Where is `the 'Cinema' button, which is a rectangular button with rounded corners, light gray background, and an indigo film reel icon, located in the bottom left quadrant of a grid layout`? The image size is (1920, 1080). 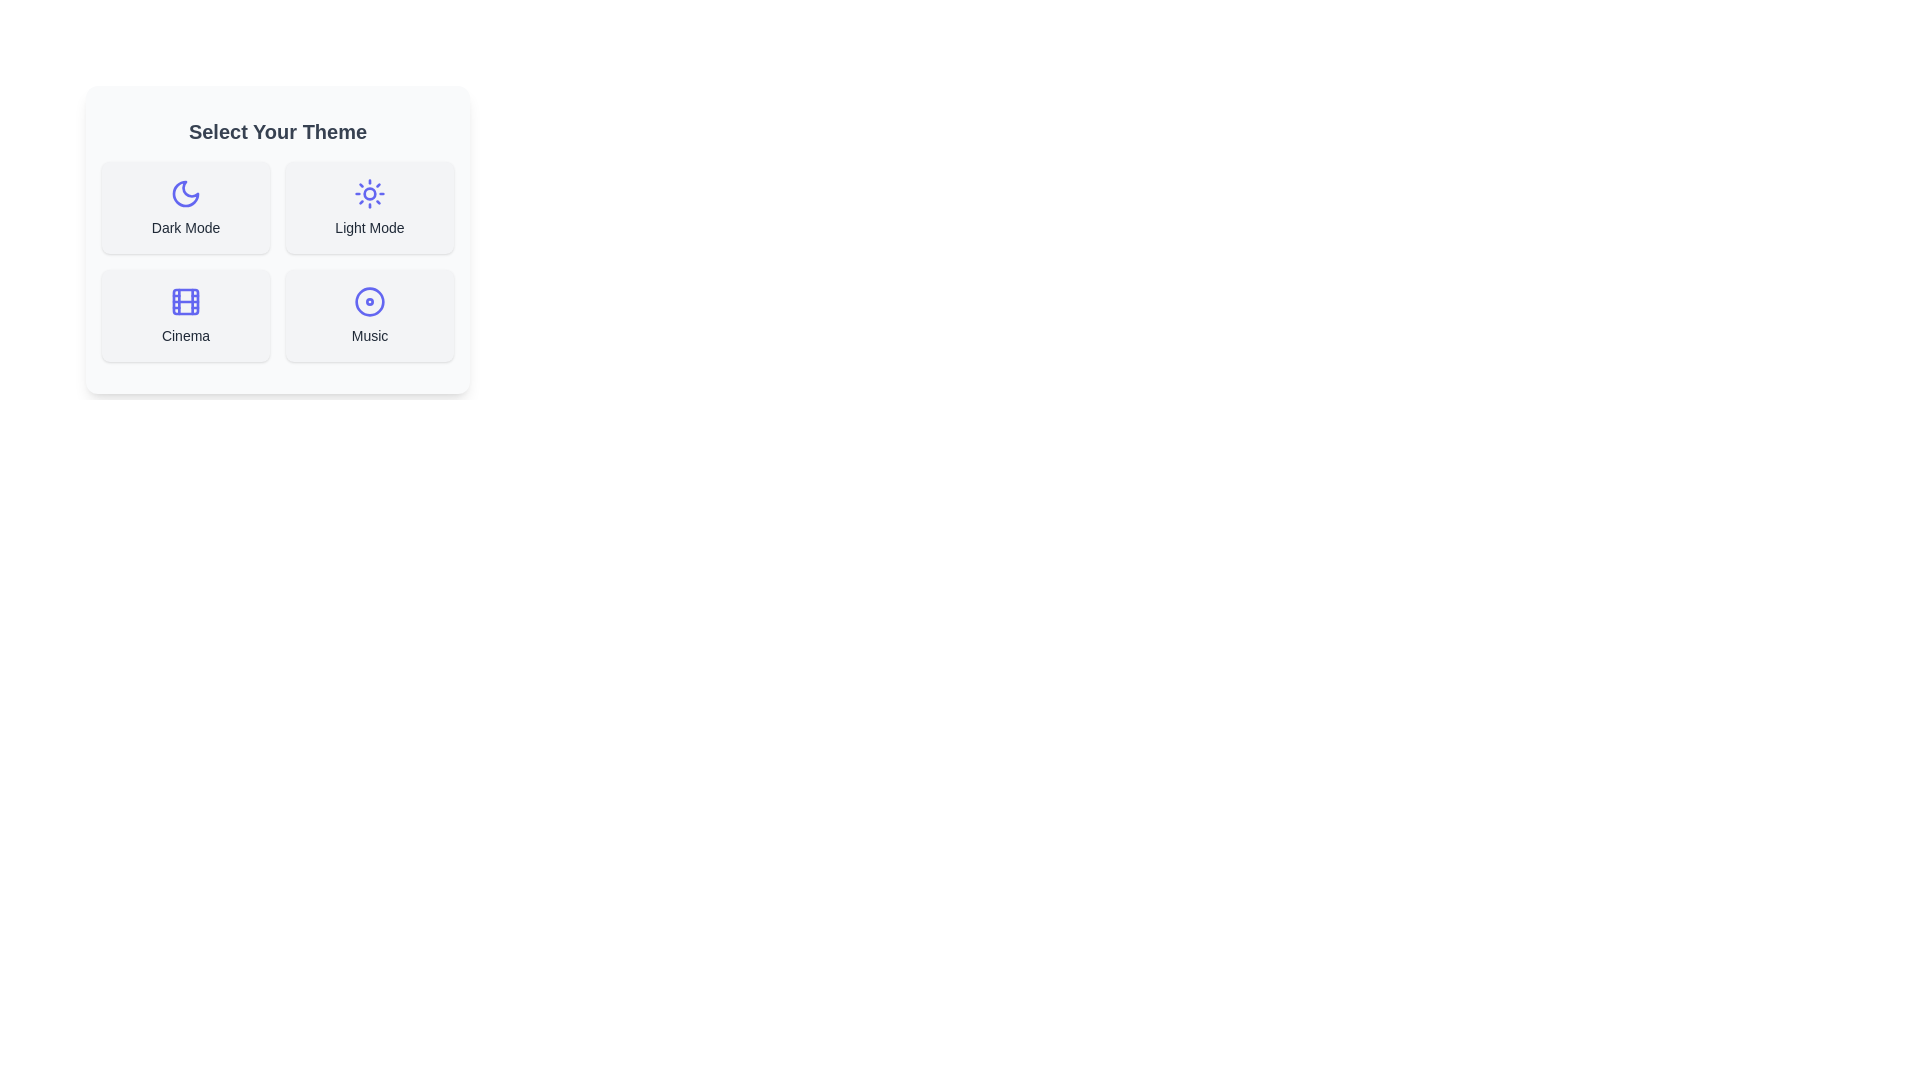 the 'Cinema' button, which is a rectangular button with rounded corners, light gray background, and an indigo film reel icon, located in the bottom left quadrant of a grid layout is located at coordinates (186, 315).